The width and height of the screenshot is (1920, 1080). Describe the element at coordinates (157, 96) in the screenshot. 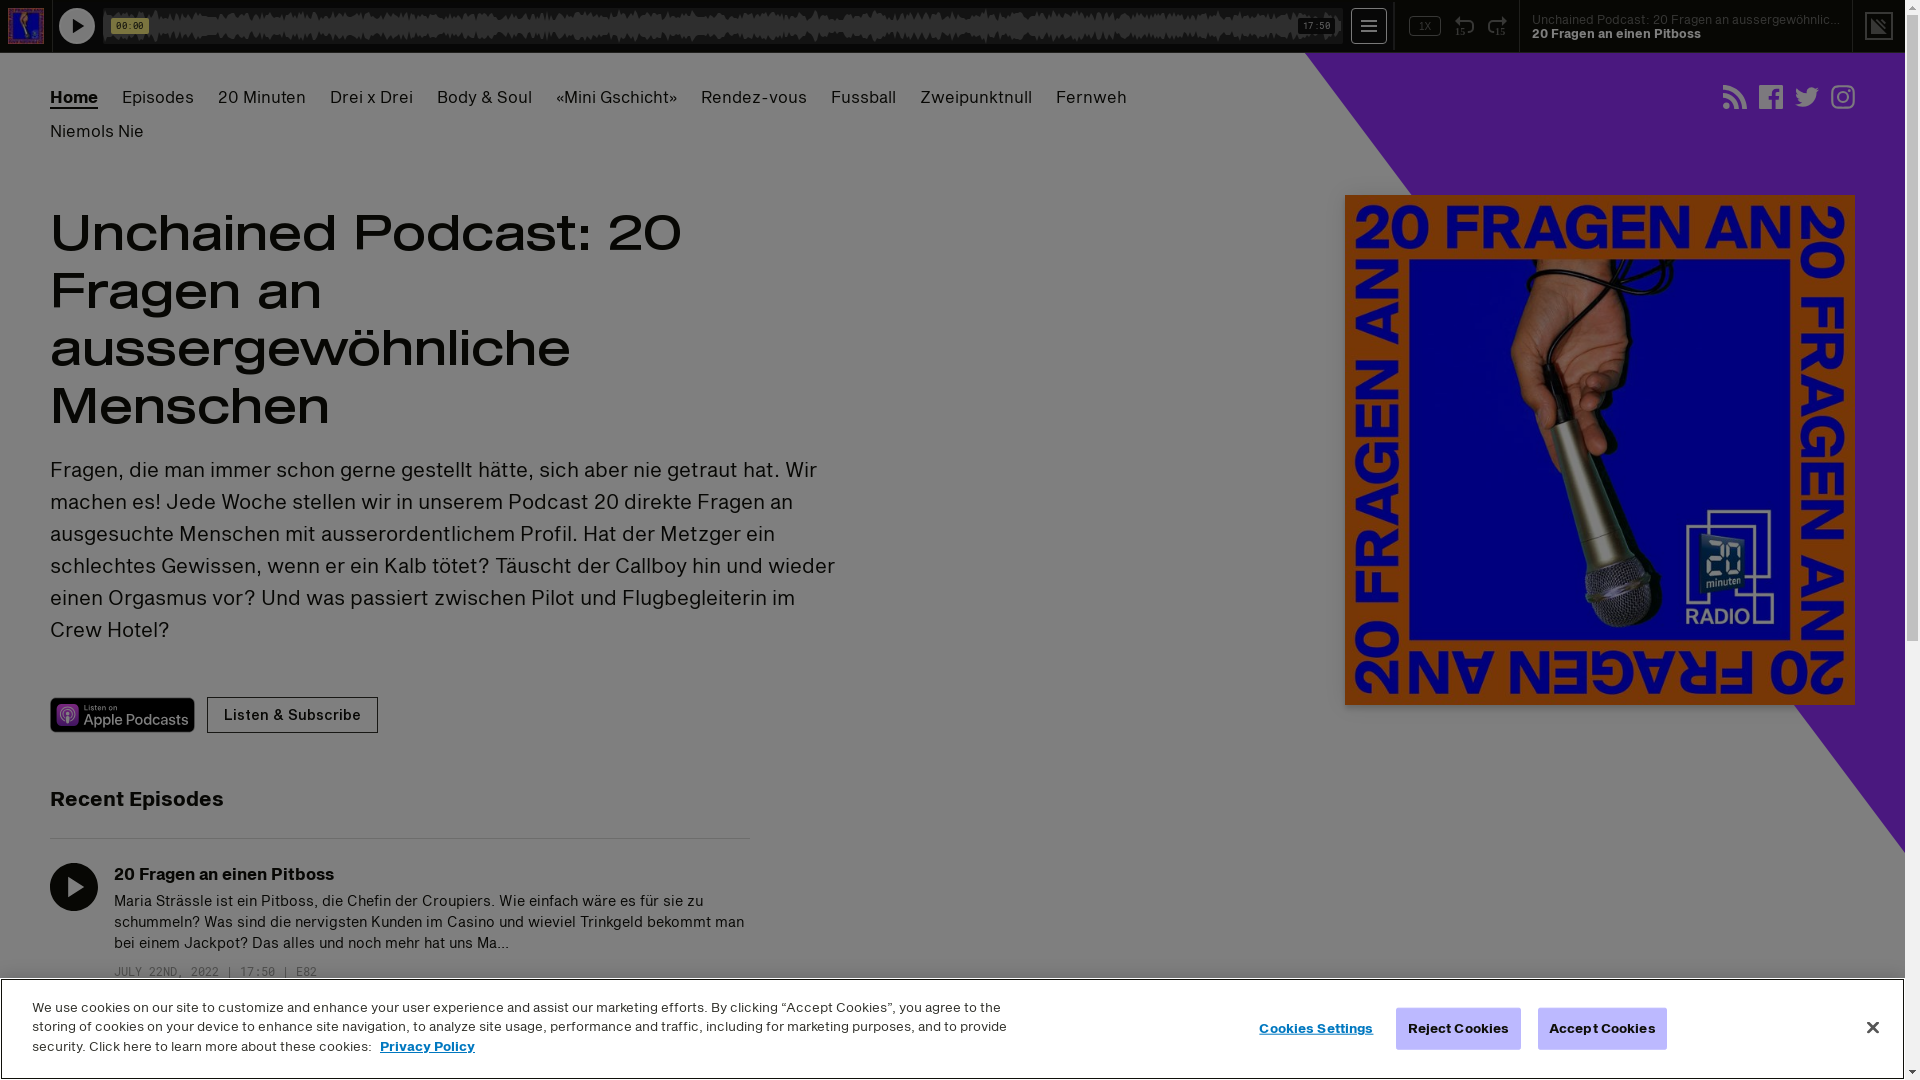

I see `'Episodes'` at that location.